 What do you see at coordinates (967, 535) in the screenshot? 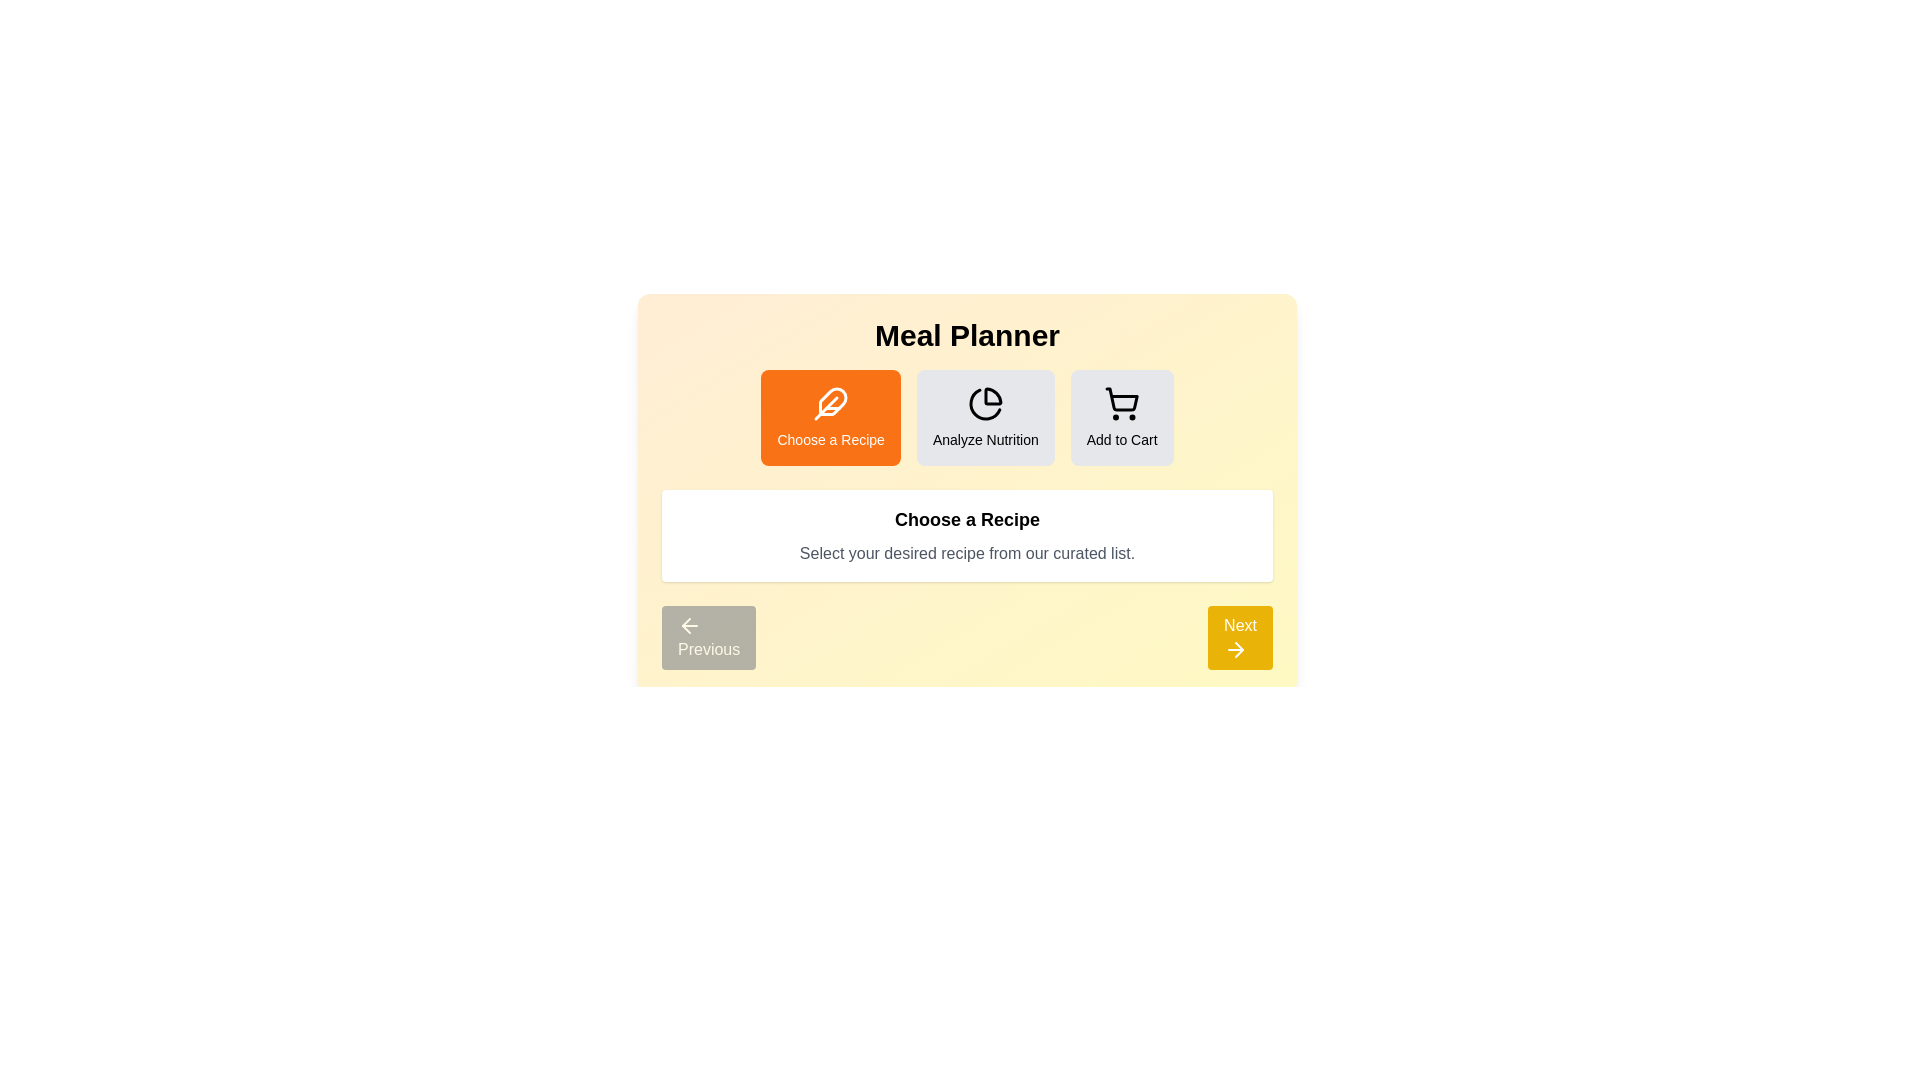
I see `the step description text` at bounding box center [967, 535].